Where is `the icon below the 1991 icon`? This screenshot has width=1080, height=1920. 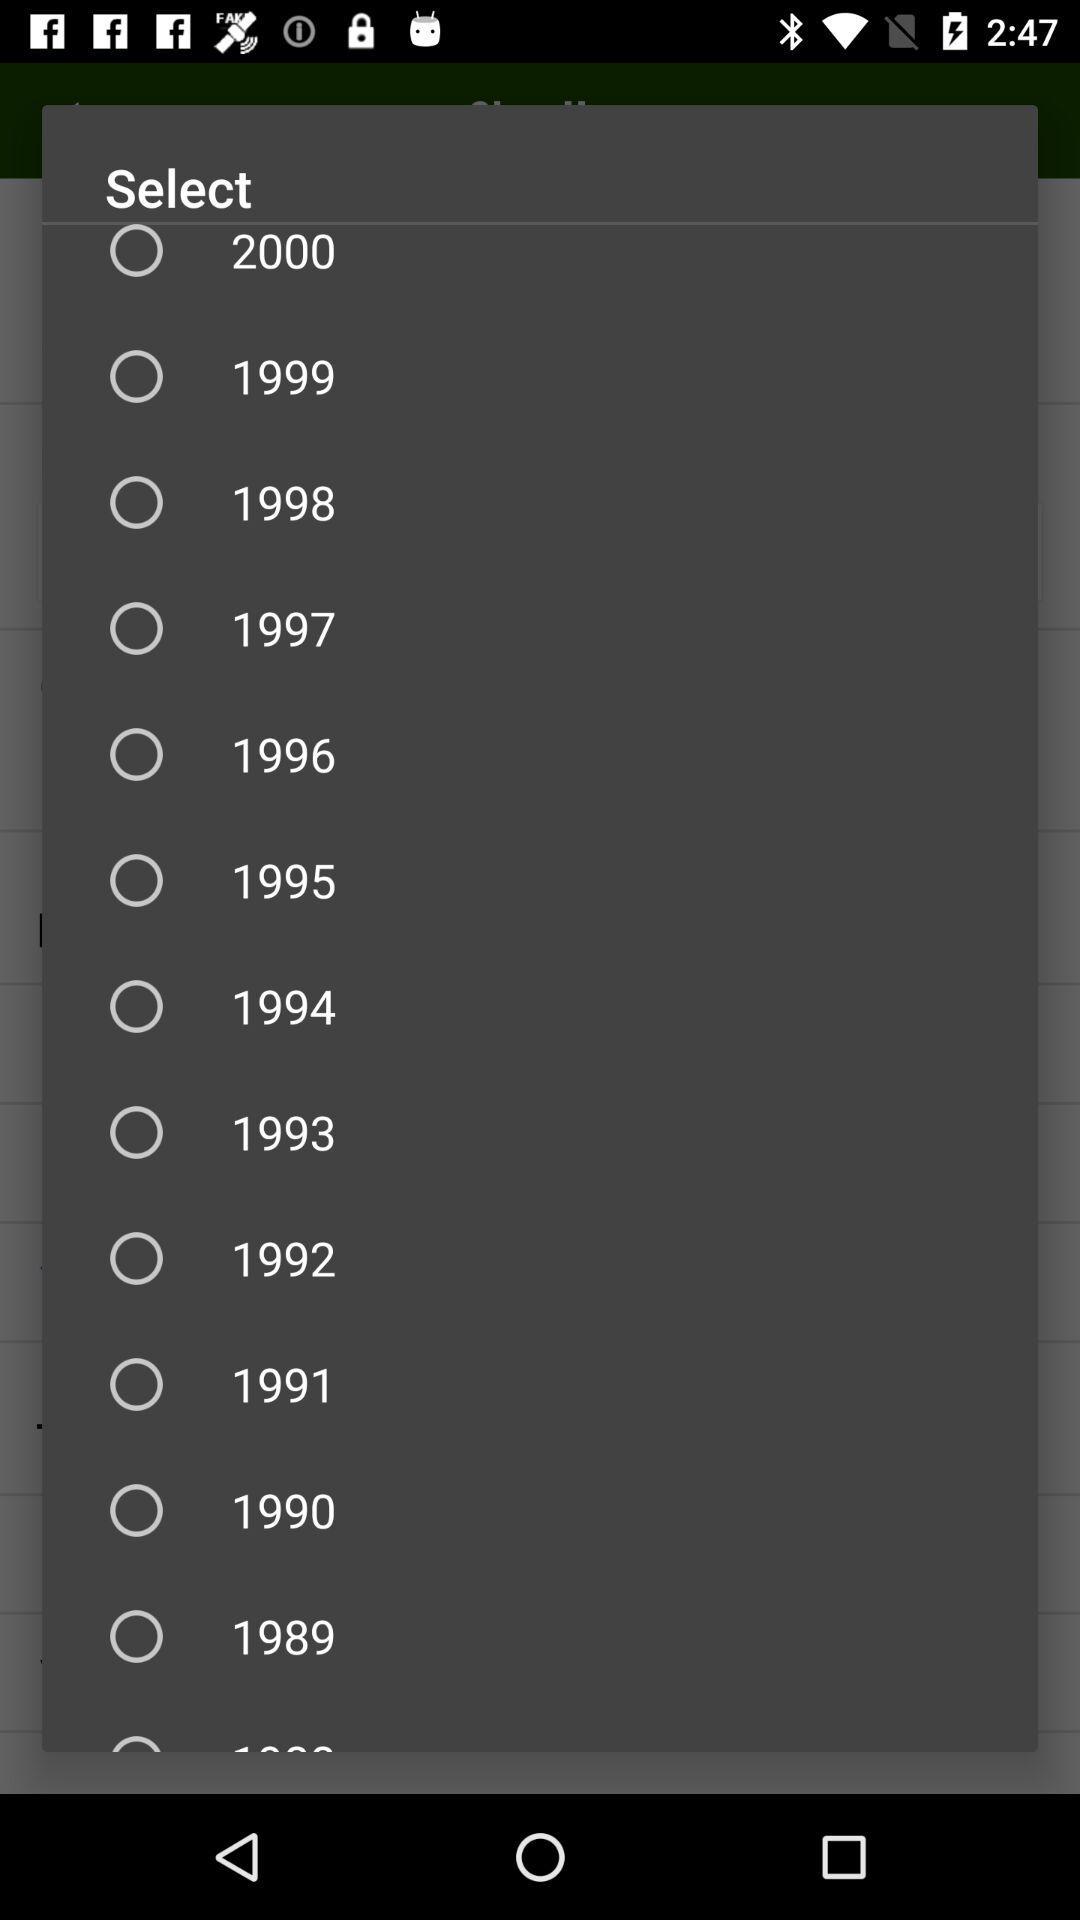 the icon below the 1991 icon is located at coordinates (540, 1510).